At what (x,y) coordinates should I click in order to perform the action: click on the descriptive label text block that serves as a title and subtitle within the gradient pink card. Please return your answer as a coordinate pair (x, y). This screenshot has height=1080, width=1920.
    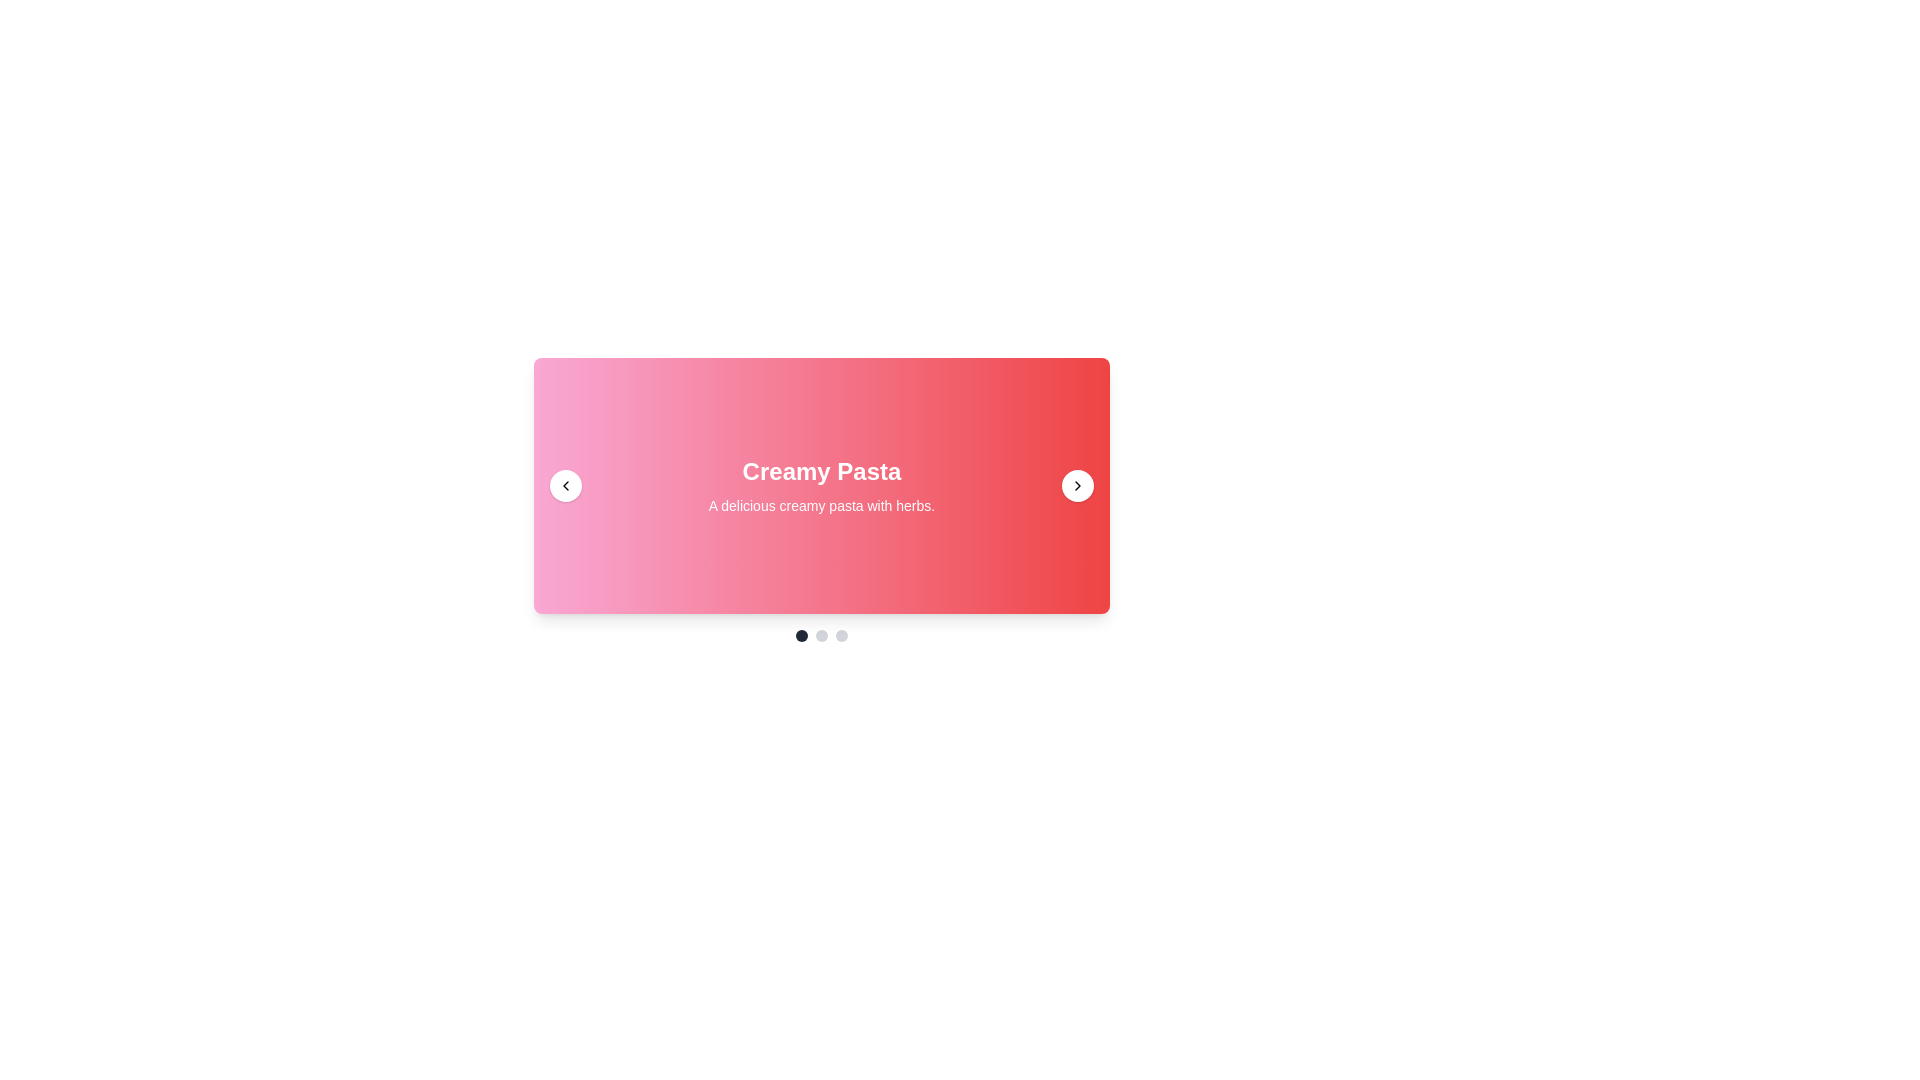
    Looking at the image, I should click on (821, 486).